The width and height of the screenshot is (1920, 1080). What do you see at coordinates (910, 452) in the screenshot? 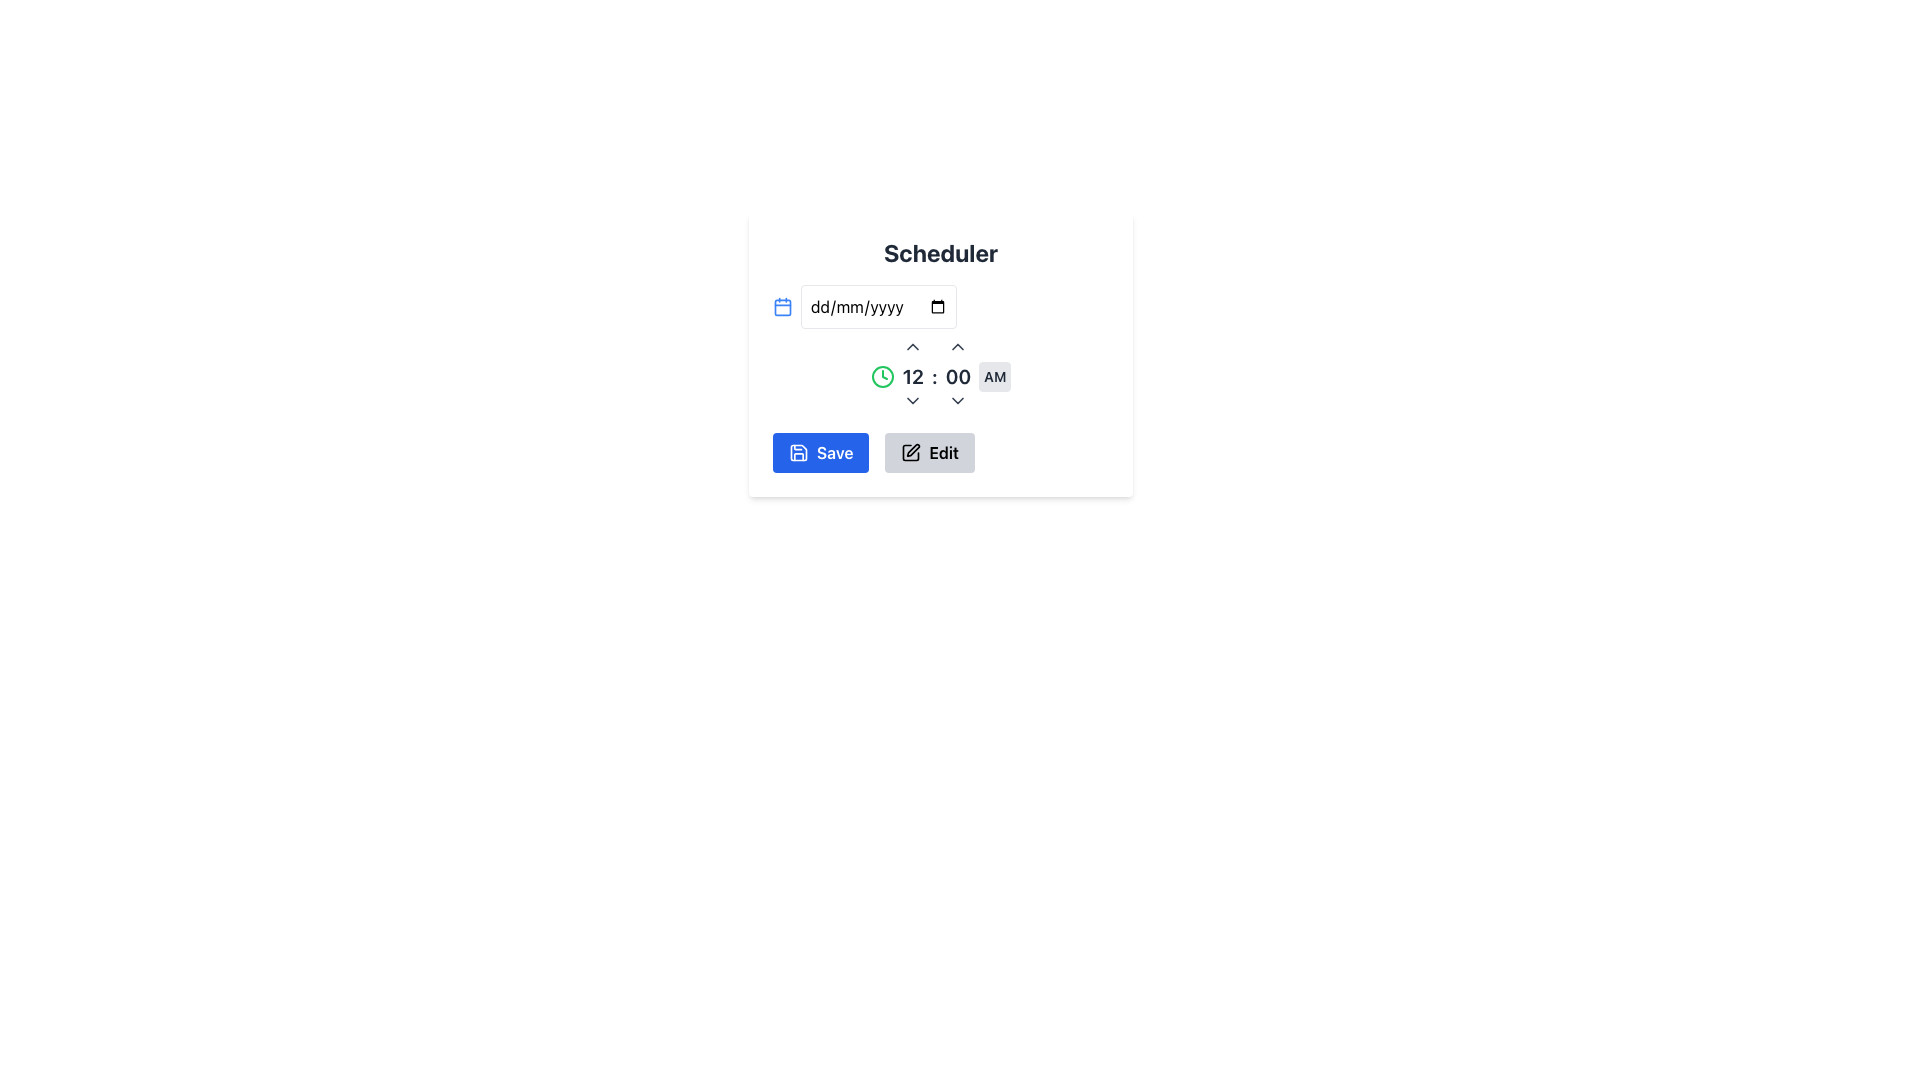
I see `the pencil icon located within the 'Edit' button in the bottom-right corner of the interface` at bounding box center [910, 452].